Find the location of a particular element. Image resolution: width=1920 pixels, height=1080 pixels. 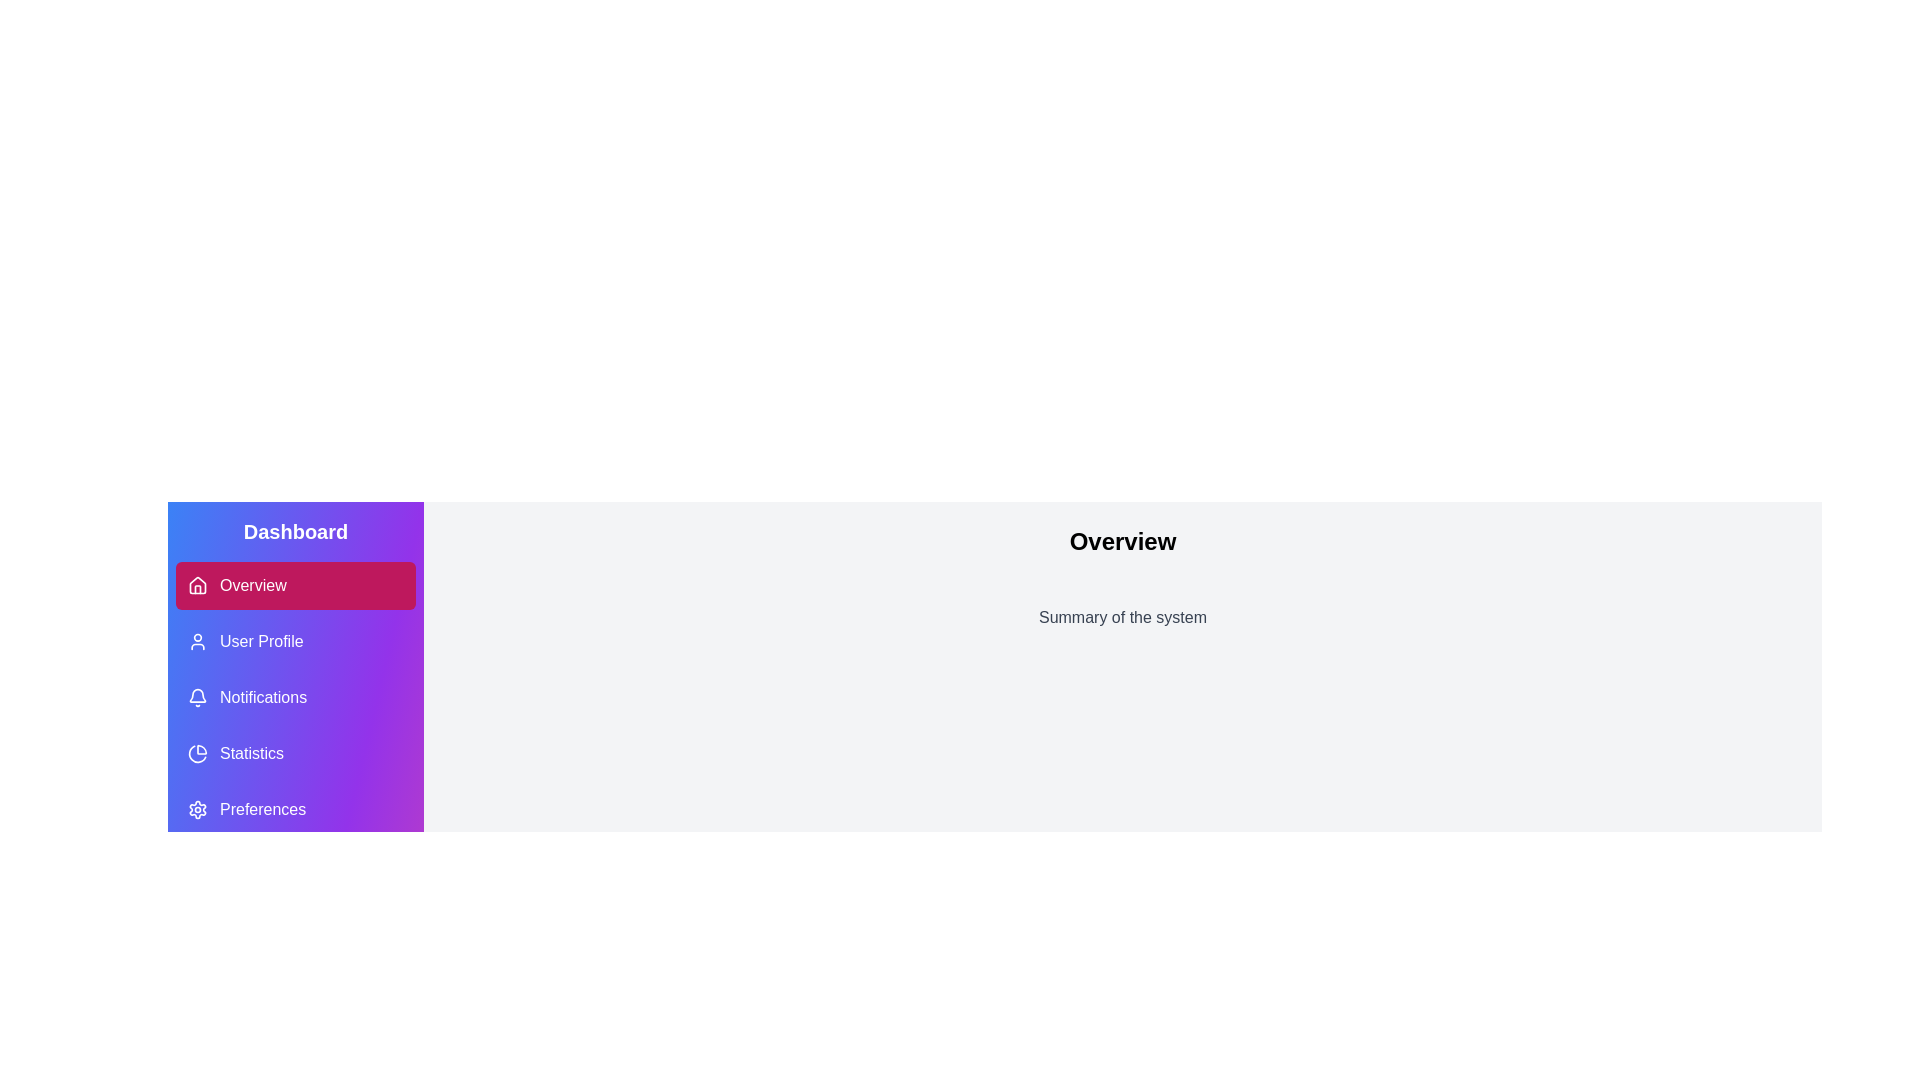

the bell icon with a purple background located next to the 'Notifications' label in the vertical navigation menu is located at coordinates (197, 697).